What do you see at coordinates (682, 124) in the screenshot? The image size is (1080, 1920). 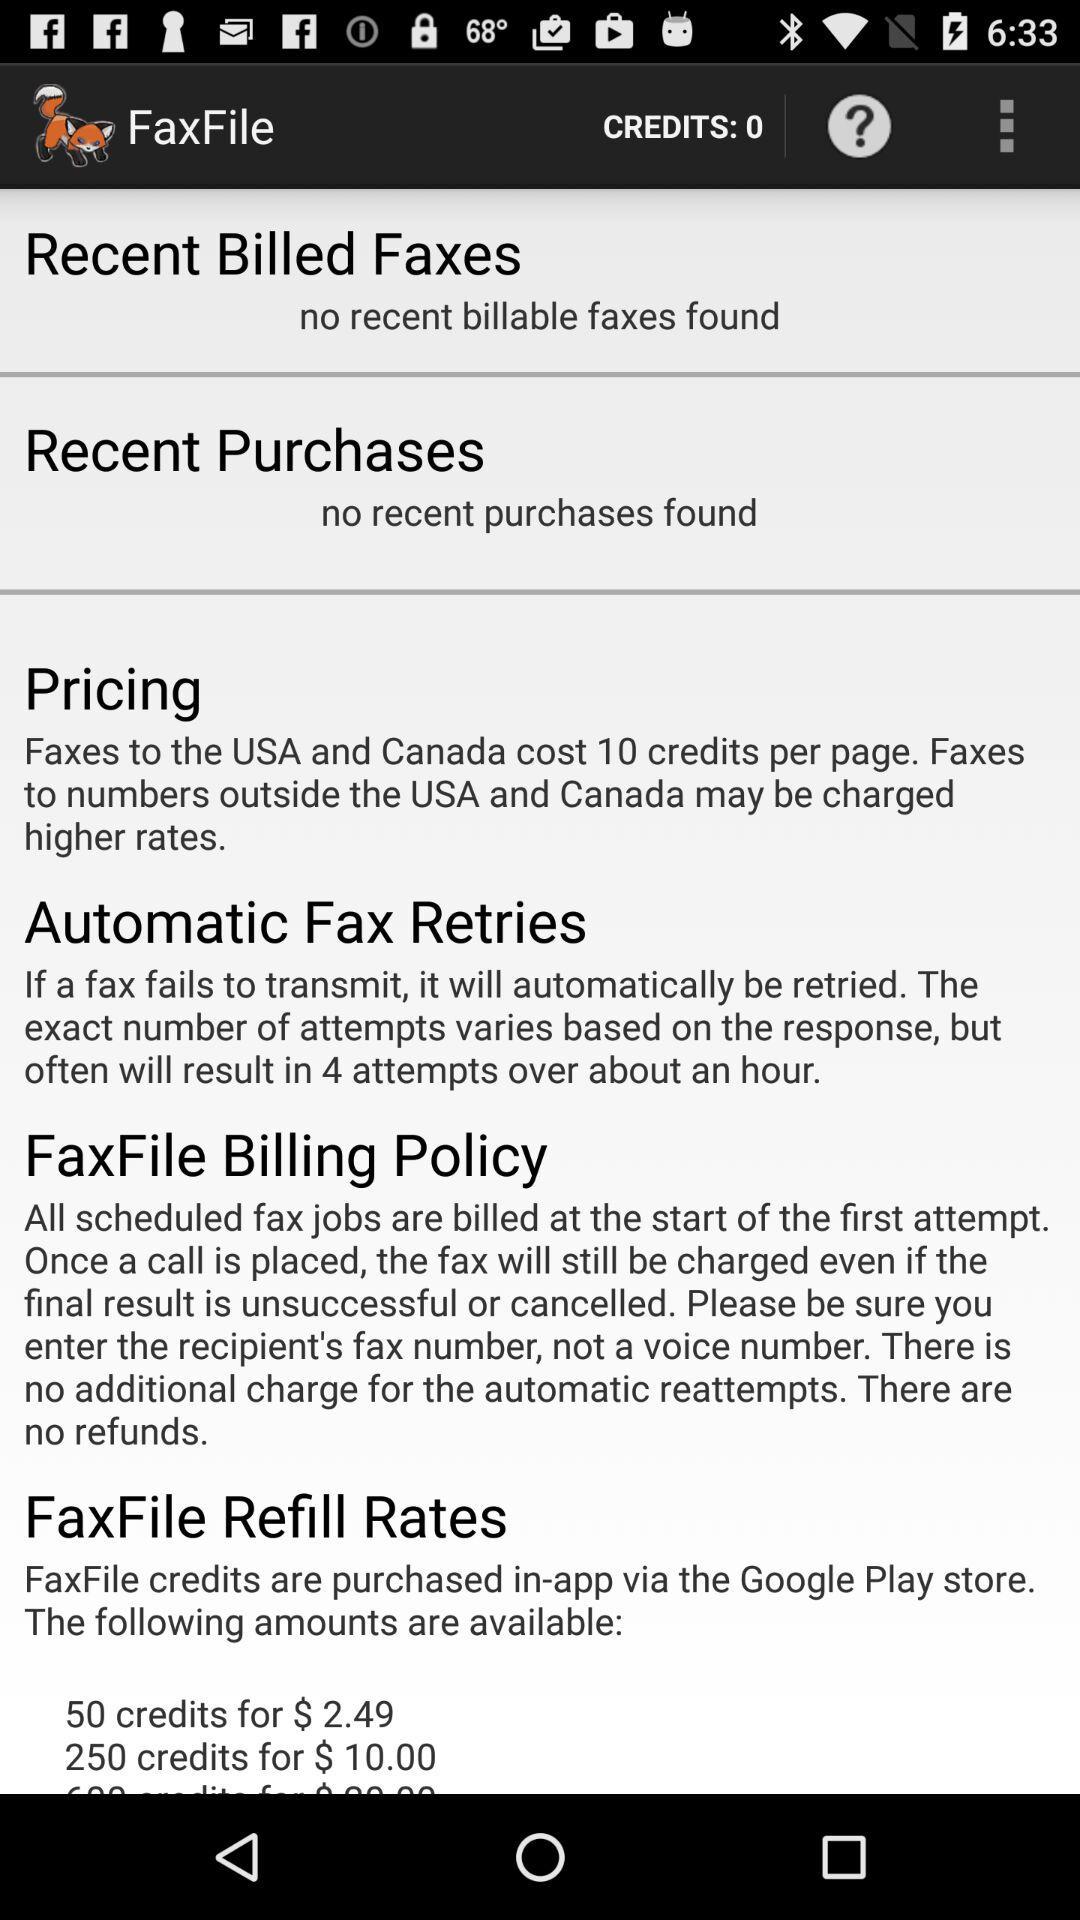 I see `the icon to the right of the faxfile icon` at bounding box center [682, 124].